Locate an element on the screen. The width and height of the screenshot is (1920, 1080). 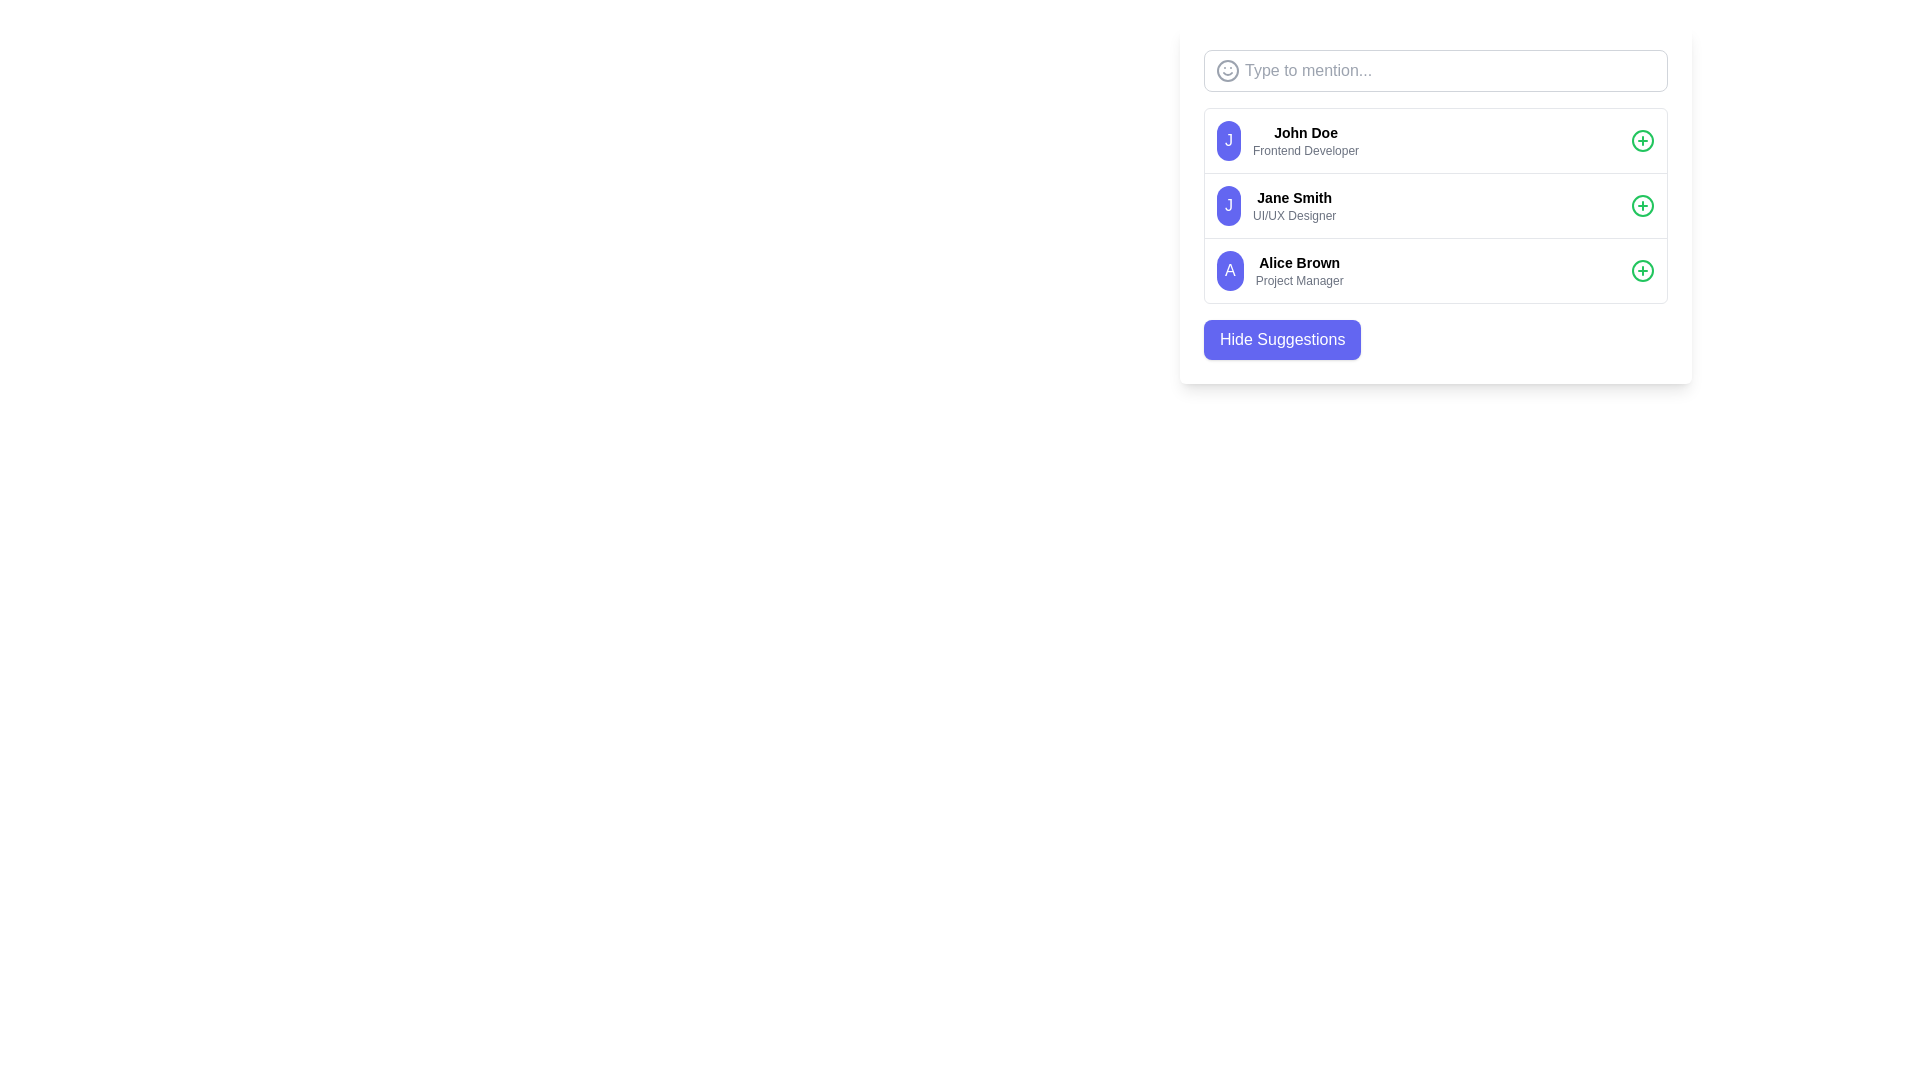
the List item for 'Jane Smith' in the suggestion panel is located at coordinates (1434, 205).